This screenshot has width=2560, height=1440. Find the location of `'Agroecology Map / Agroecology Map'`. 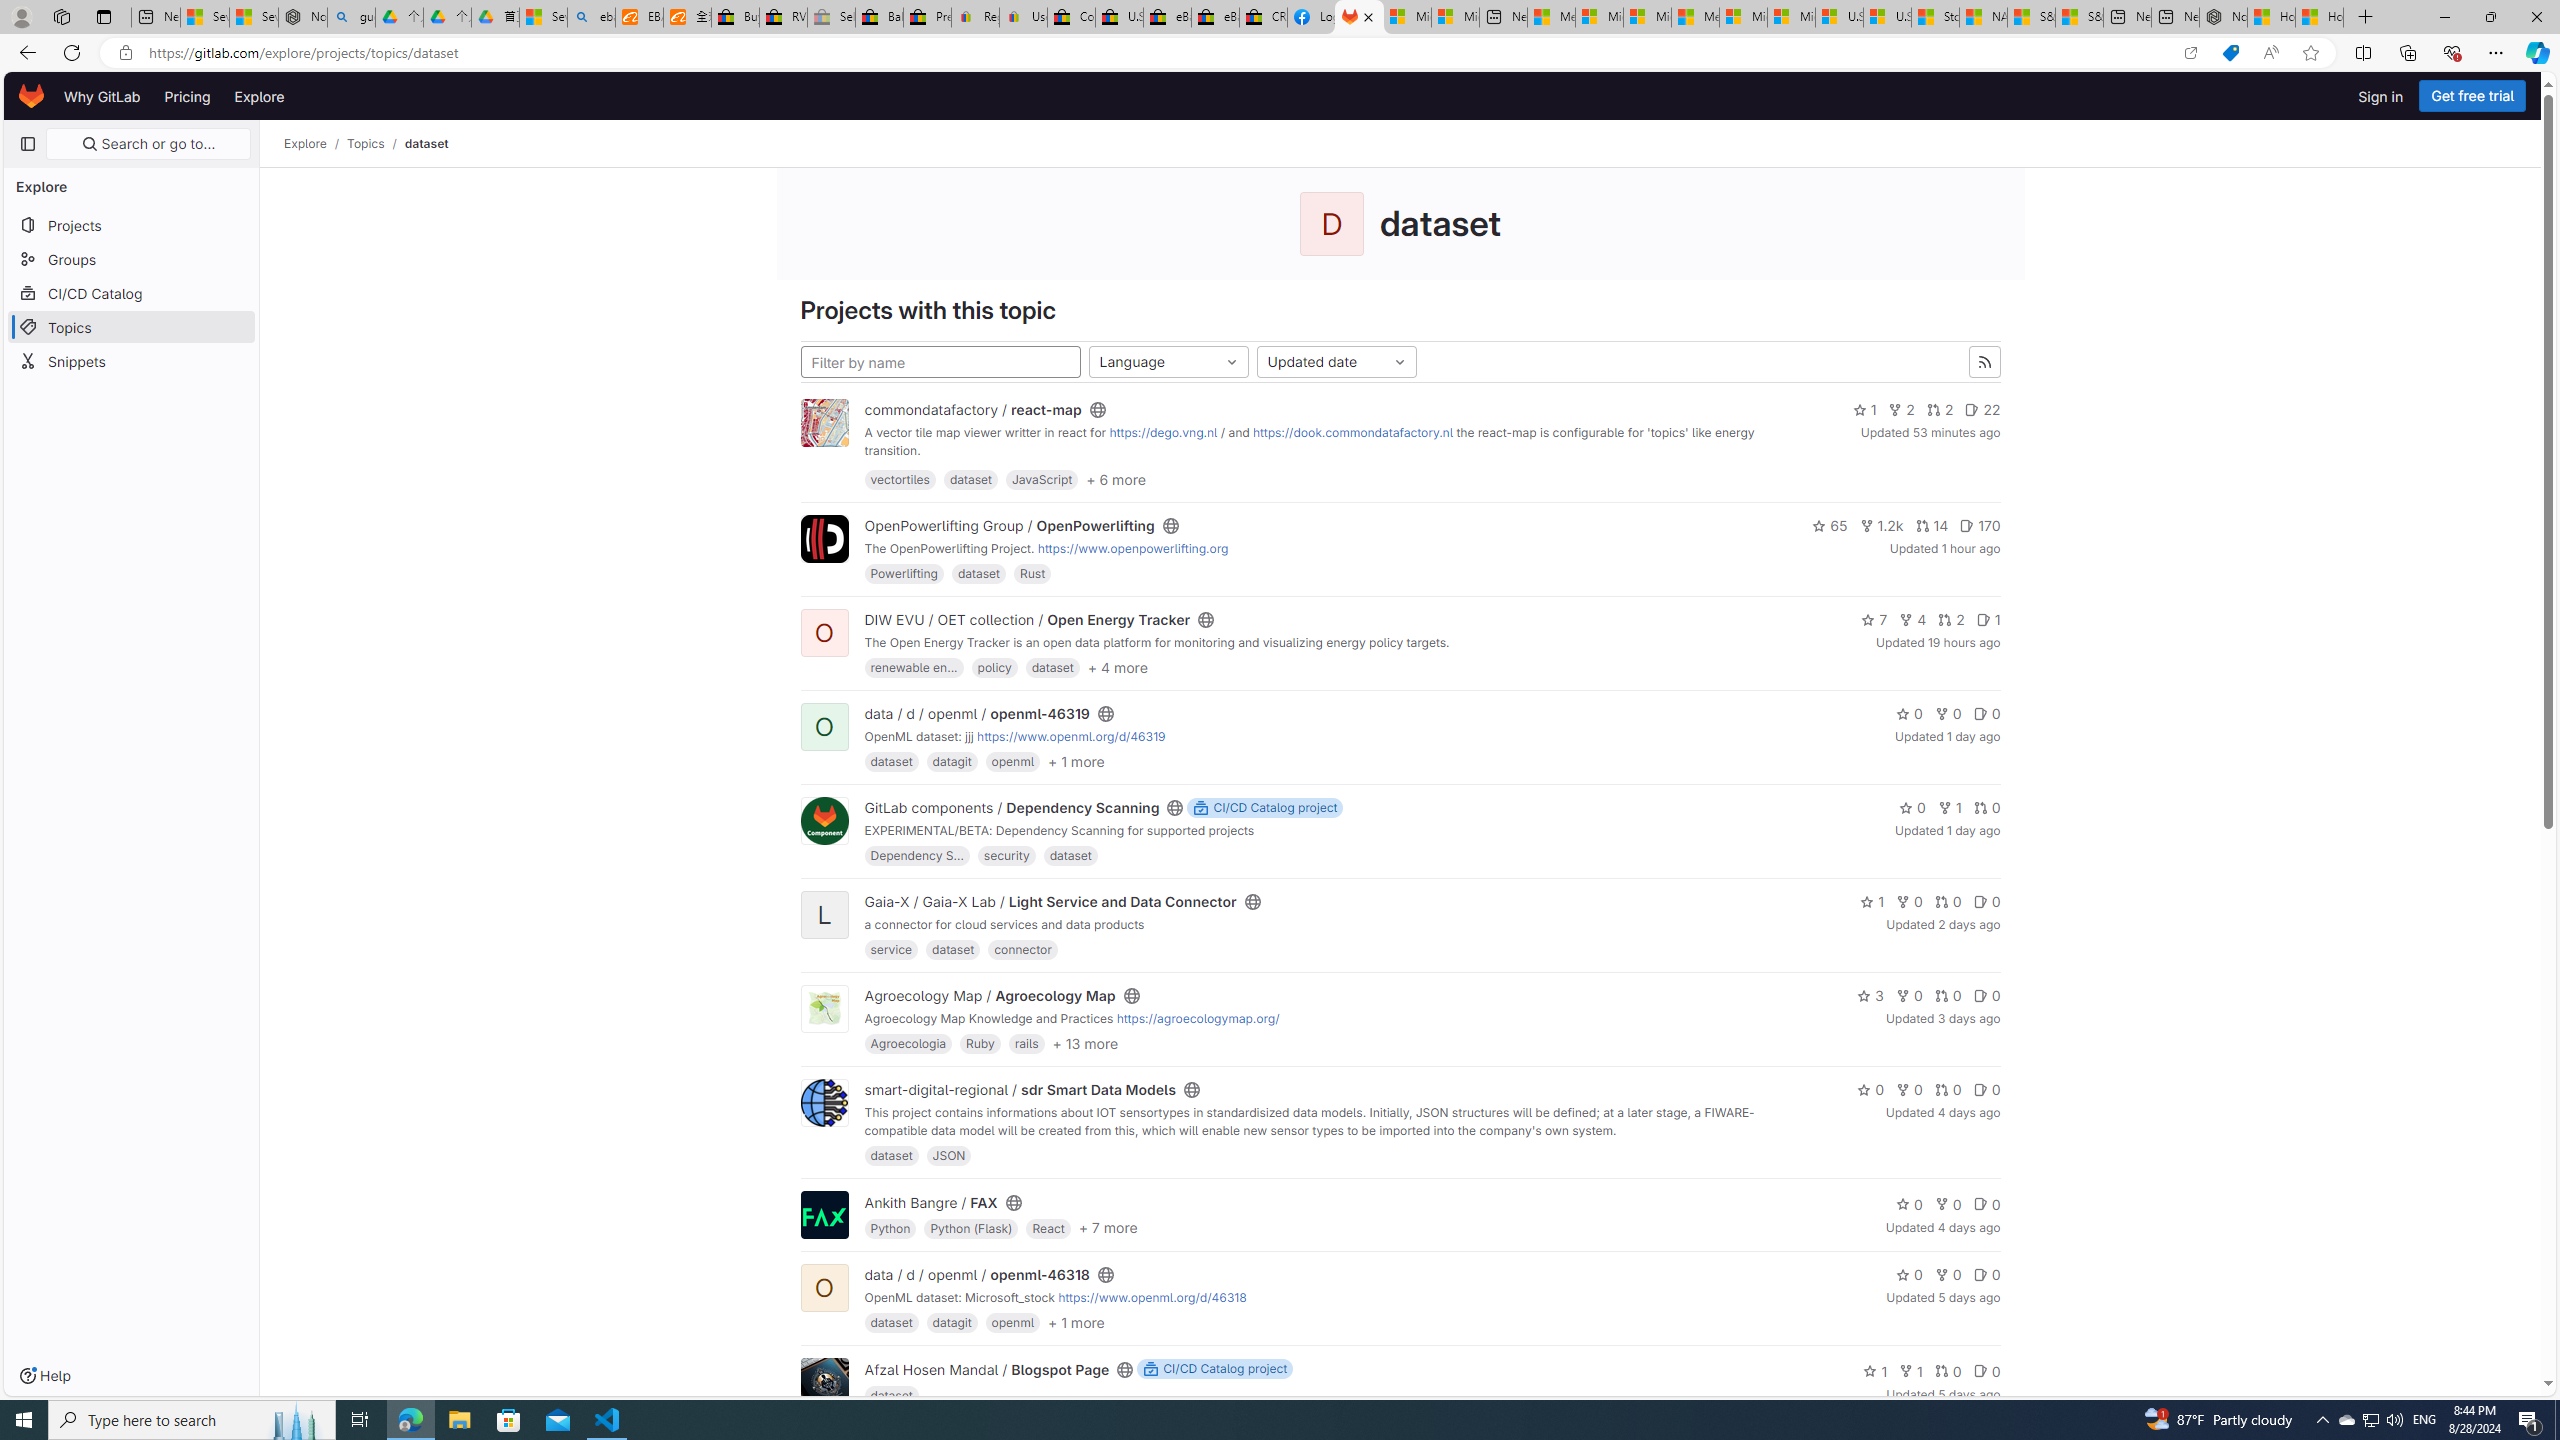

'Agroecology Map / Agroecology Map' is located at coordinates (990, 995).